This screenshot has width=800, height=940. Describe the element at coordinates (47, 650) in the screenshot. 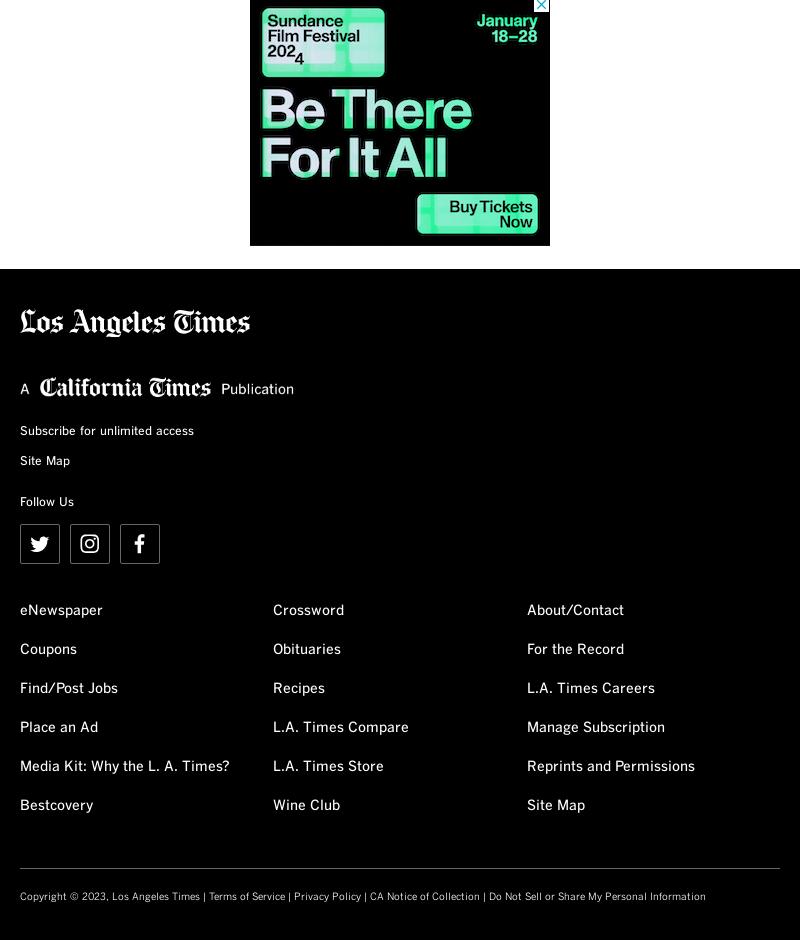

I see `'Coupons'` at that location.